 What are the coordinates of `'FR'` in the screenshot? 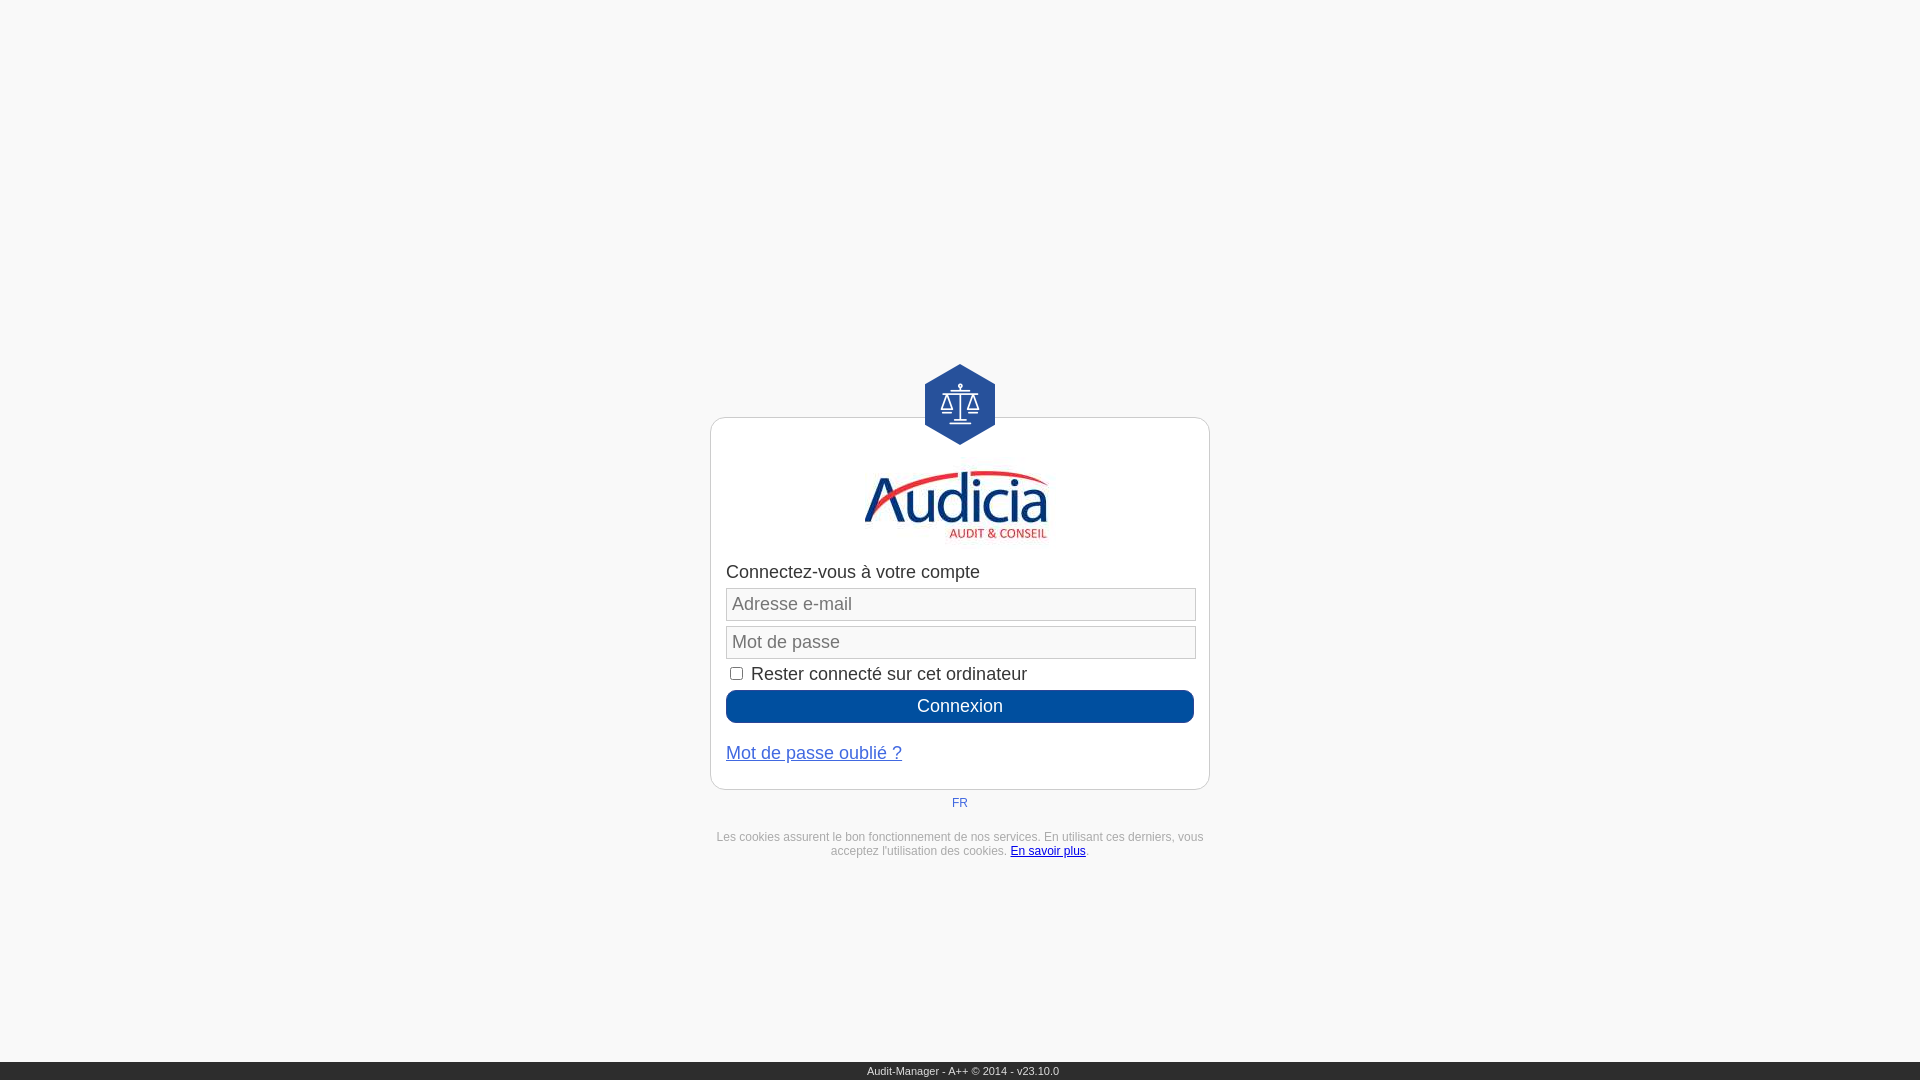 It's located at (960, 801).